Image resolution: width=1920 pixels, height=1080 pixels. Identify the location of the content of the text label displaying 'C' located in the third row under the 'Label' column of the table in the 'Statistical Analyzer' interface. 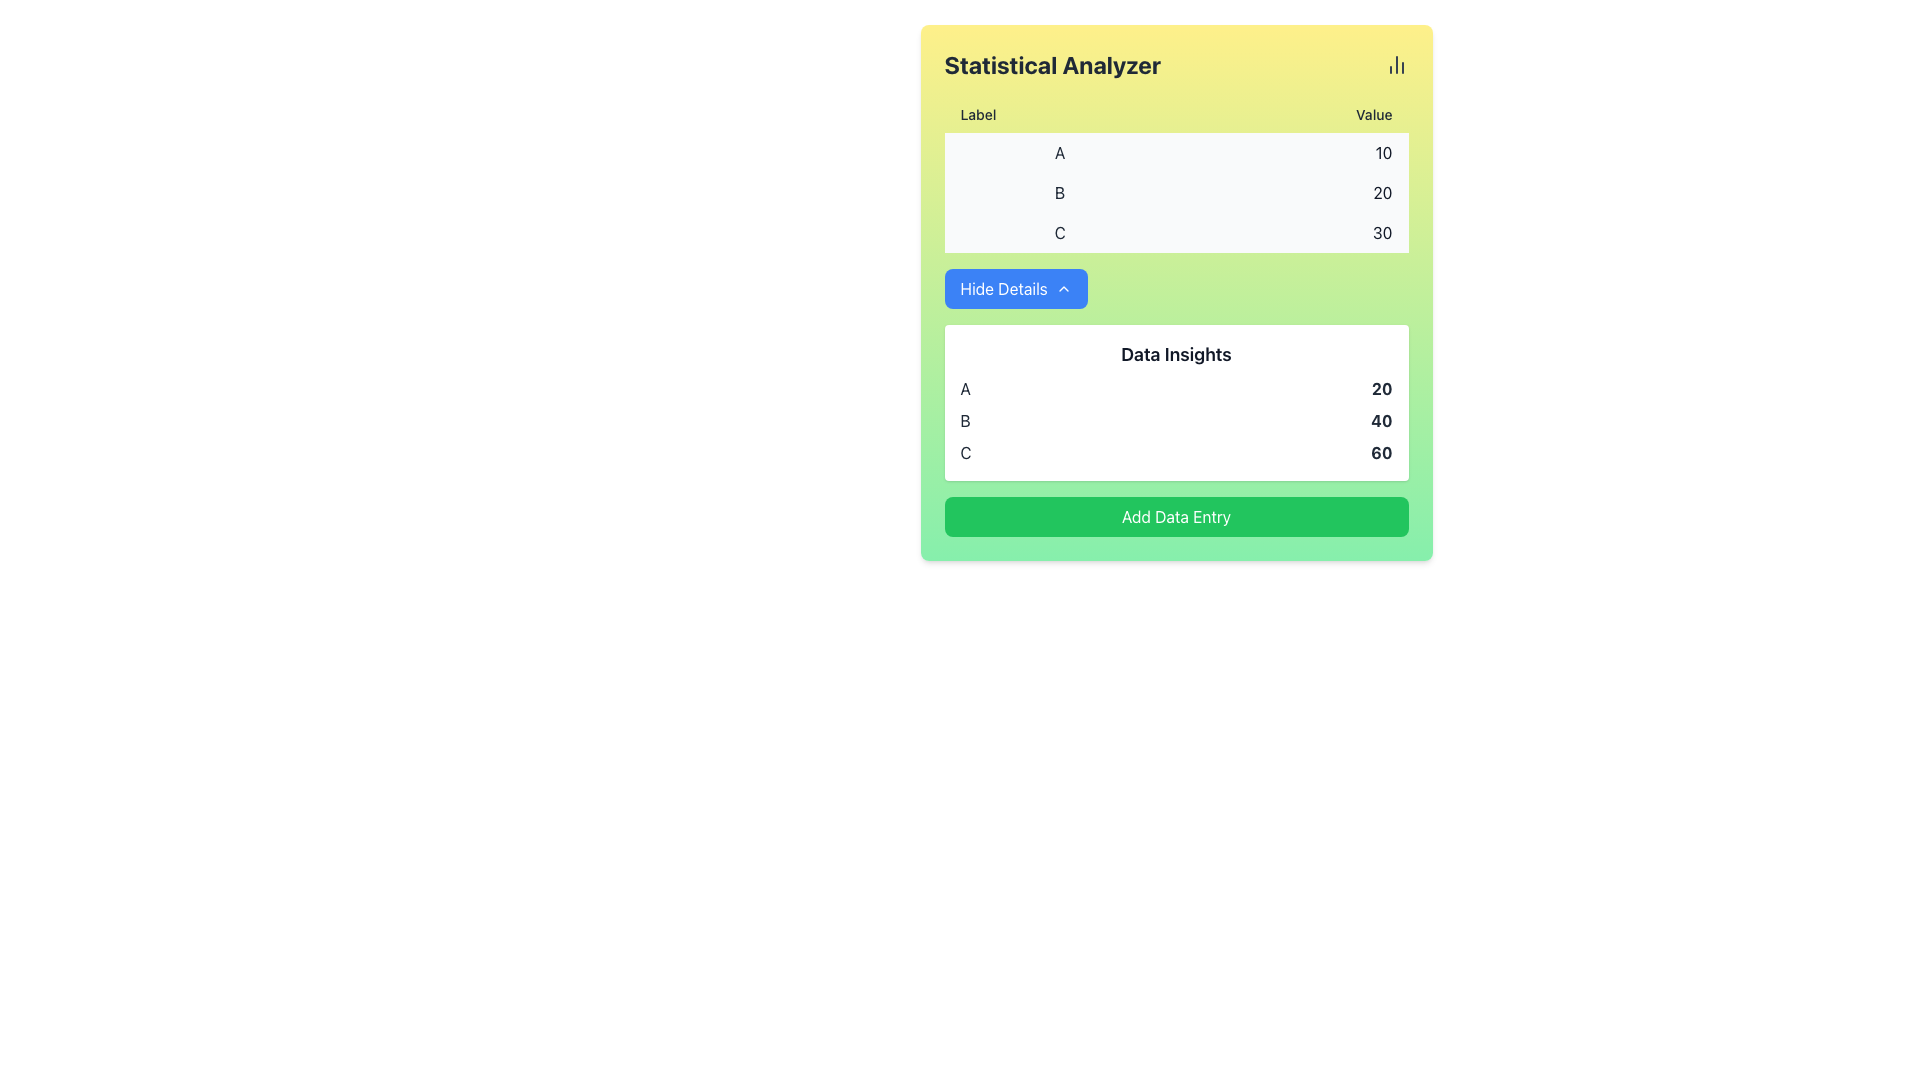
(1059, 231).